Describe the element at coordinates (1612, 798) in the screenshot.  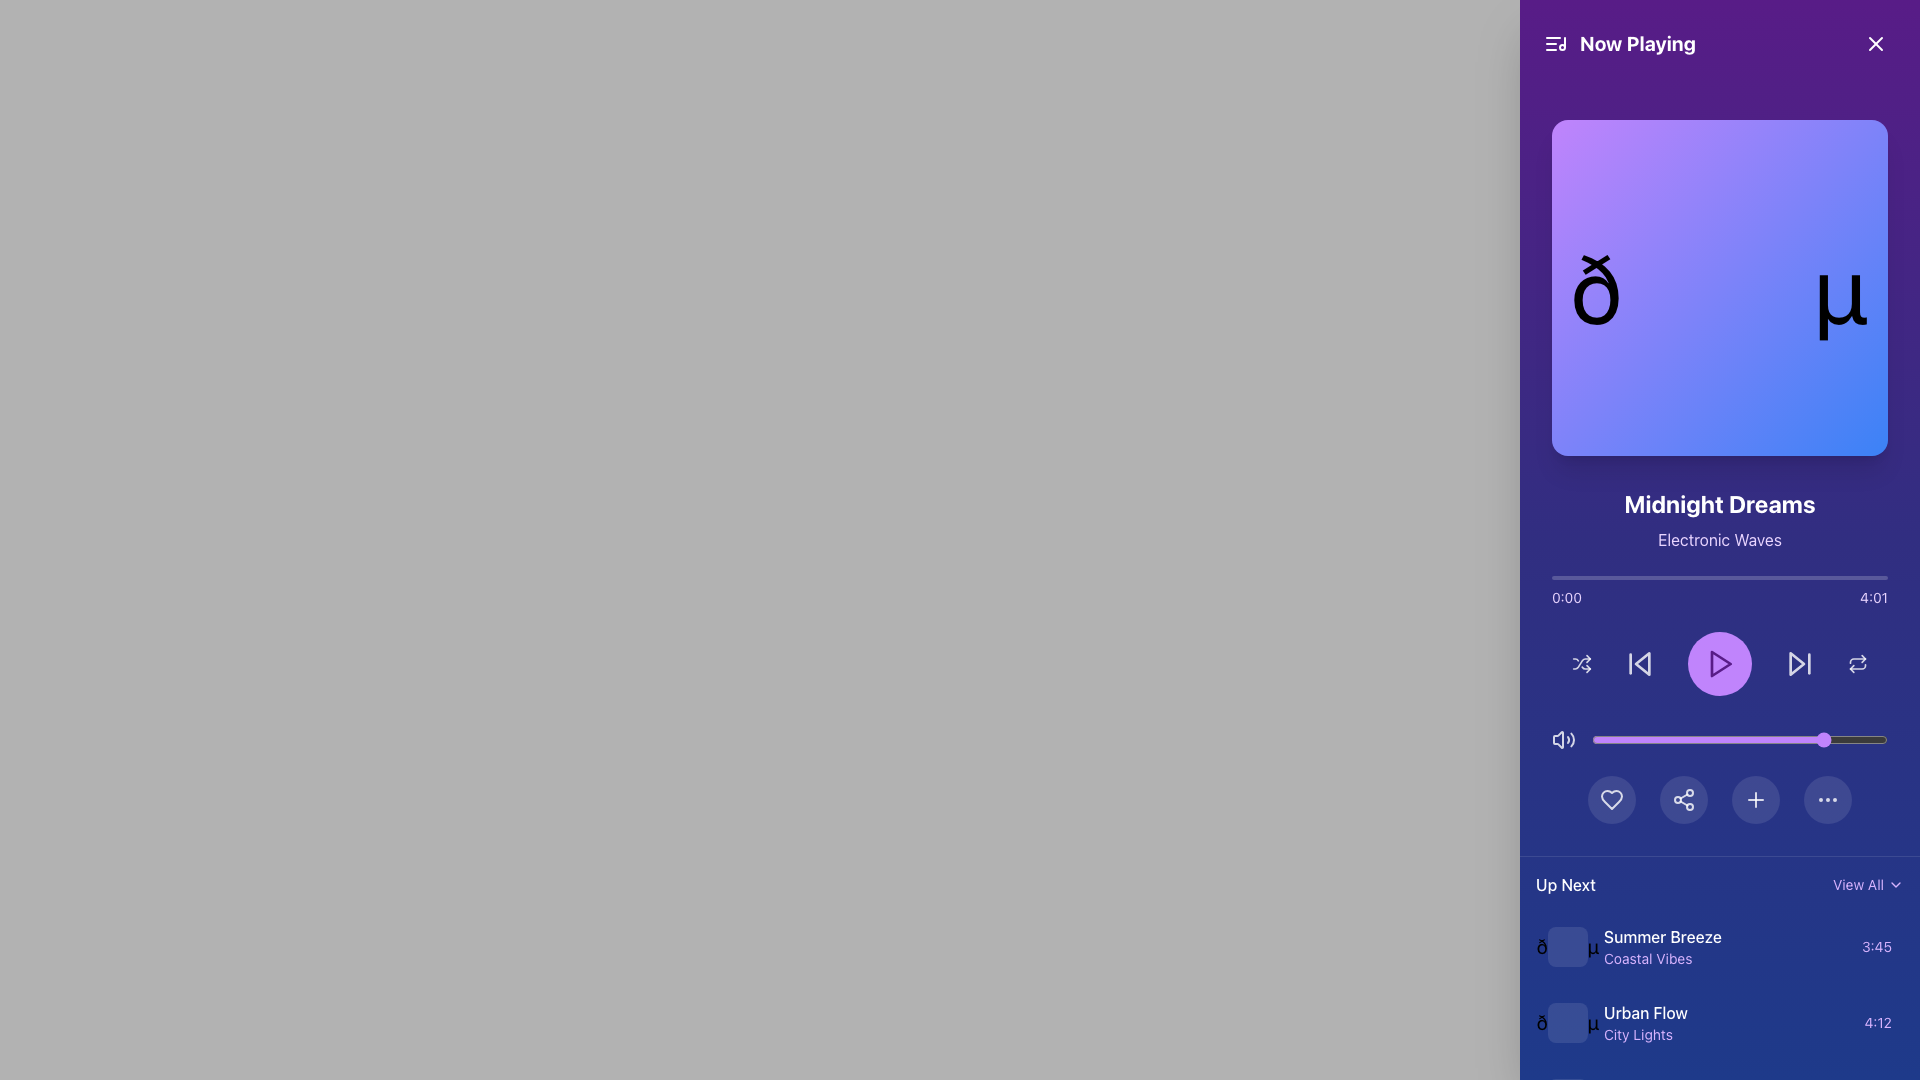
I see `the circular 'like' button located in the control section of the music interface to favorite the currently playing track` at that location.